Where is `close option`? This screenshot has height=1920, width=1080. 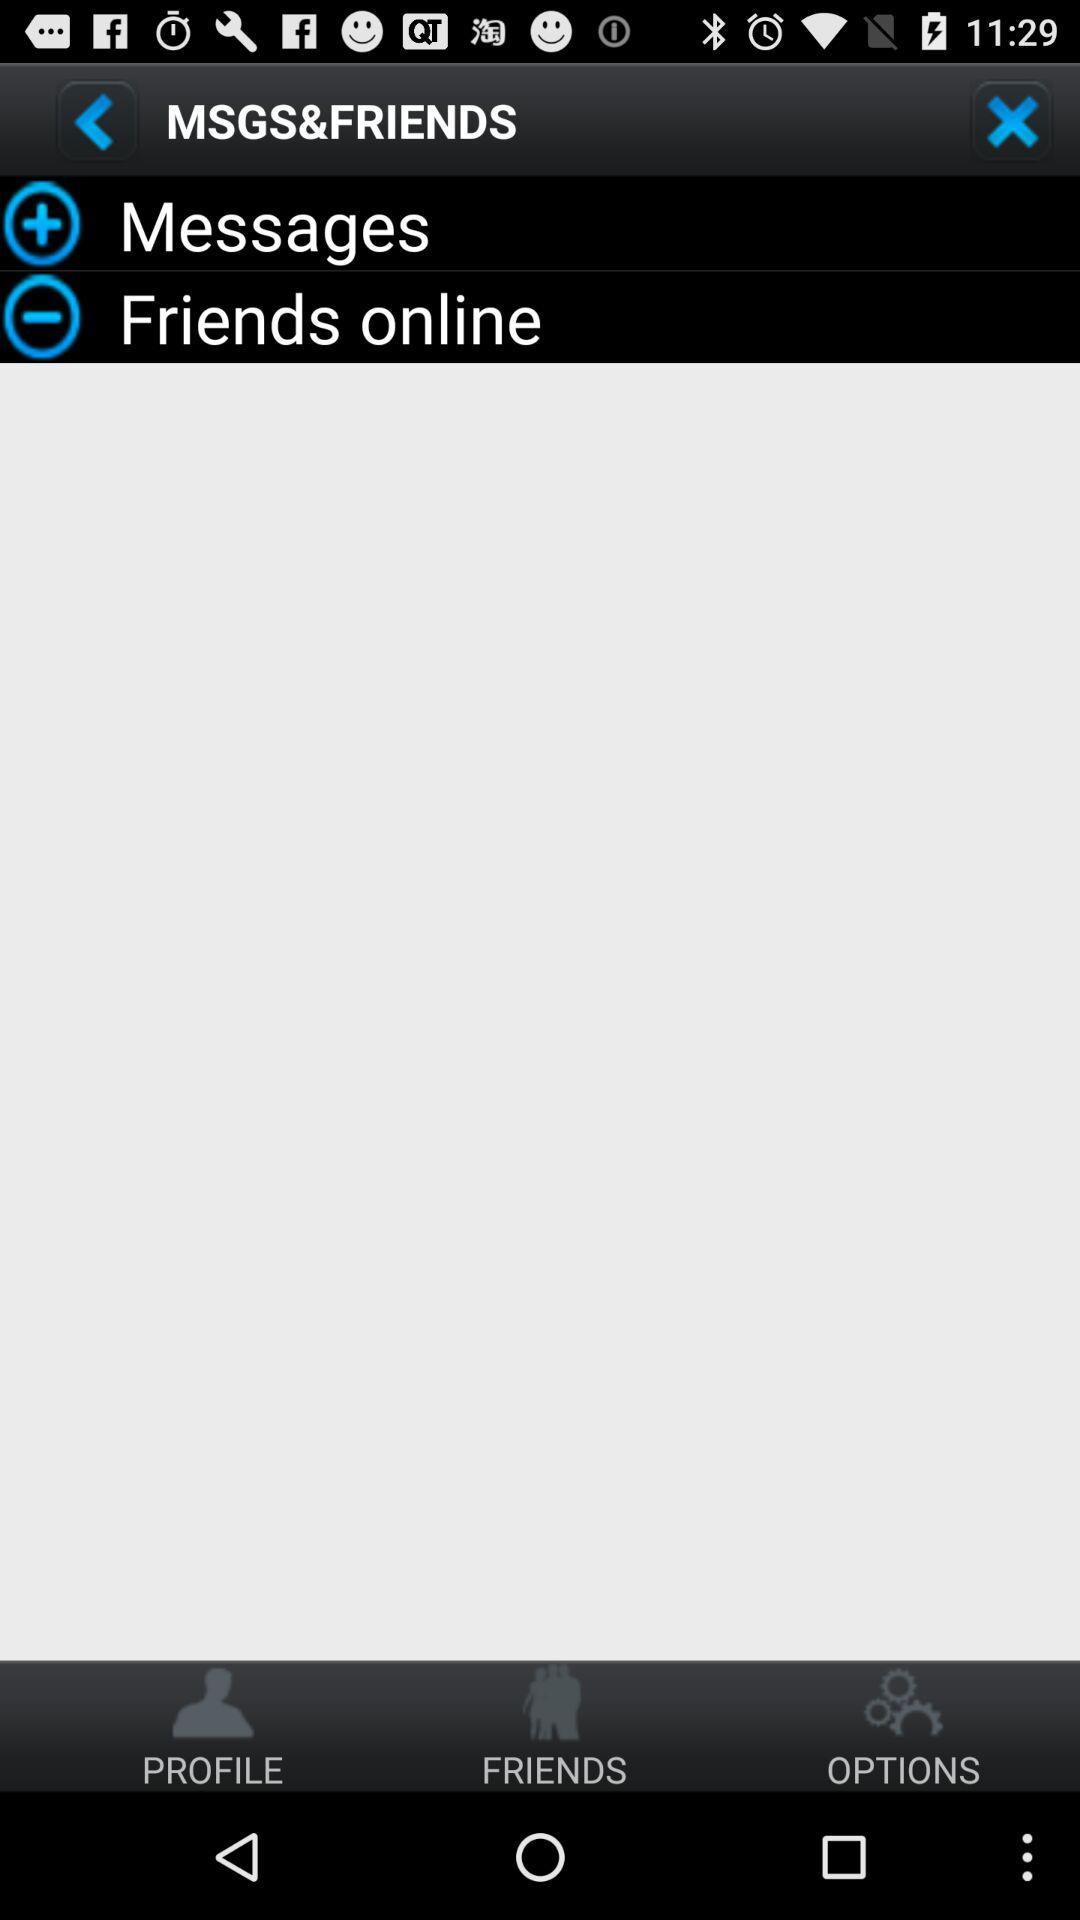
close option is located at coordinates (1011, 119).